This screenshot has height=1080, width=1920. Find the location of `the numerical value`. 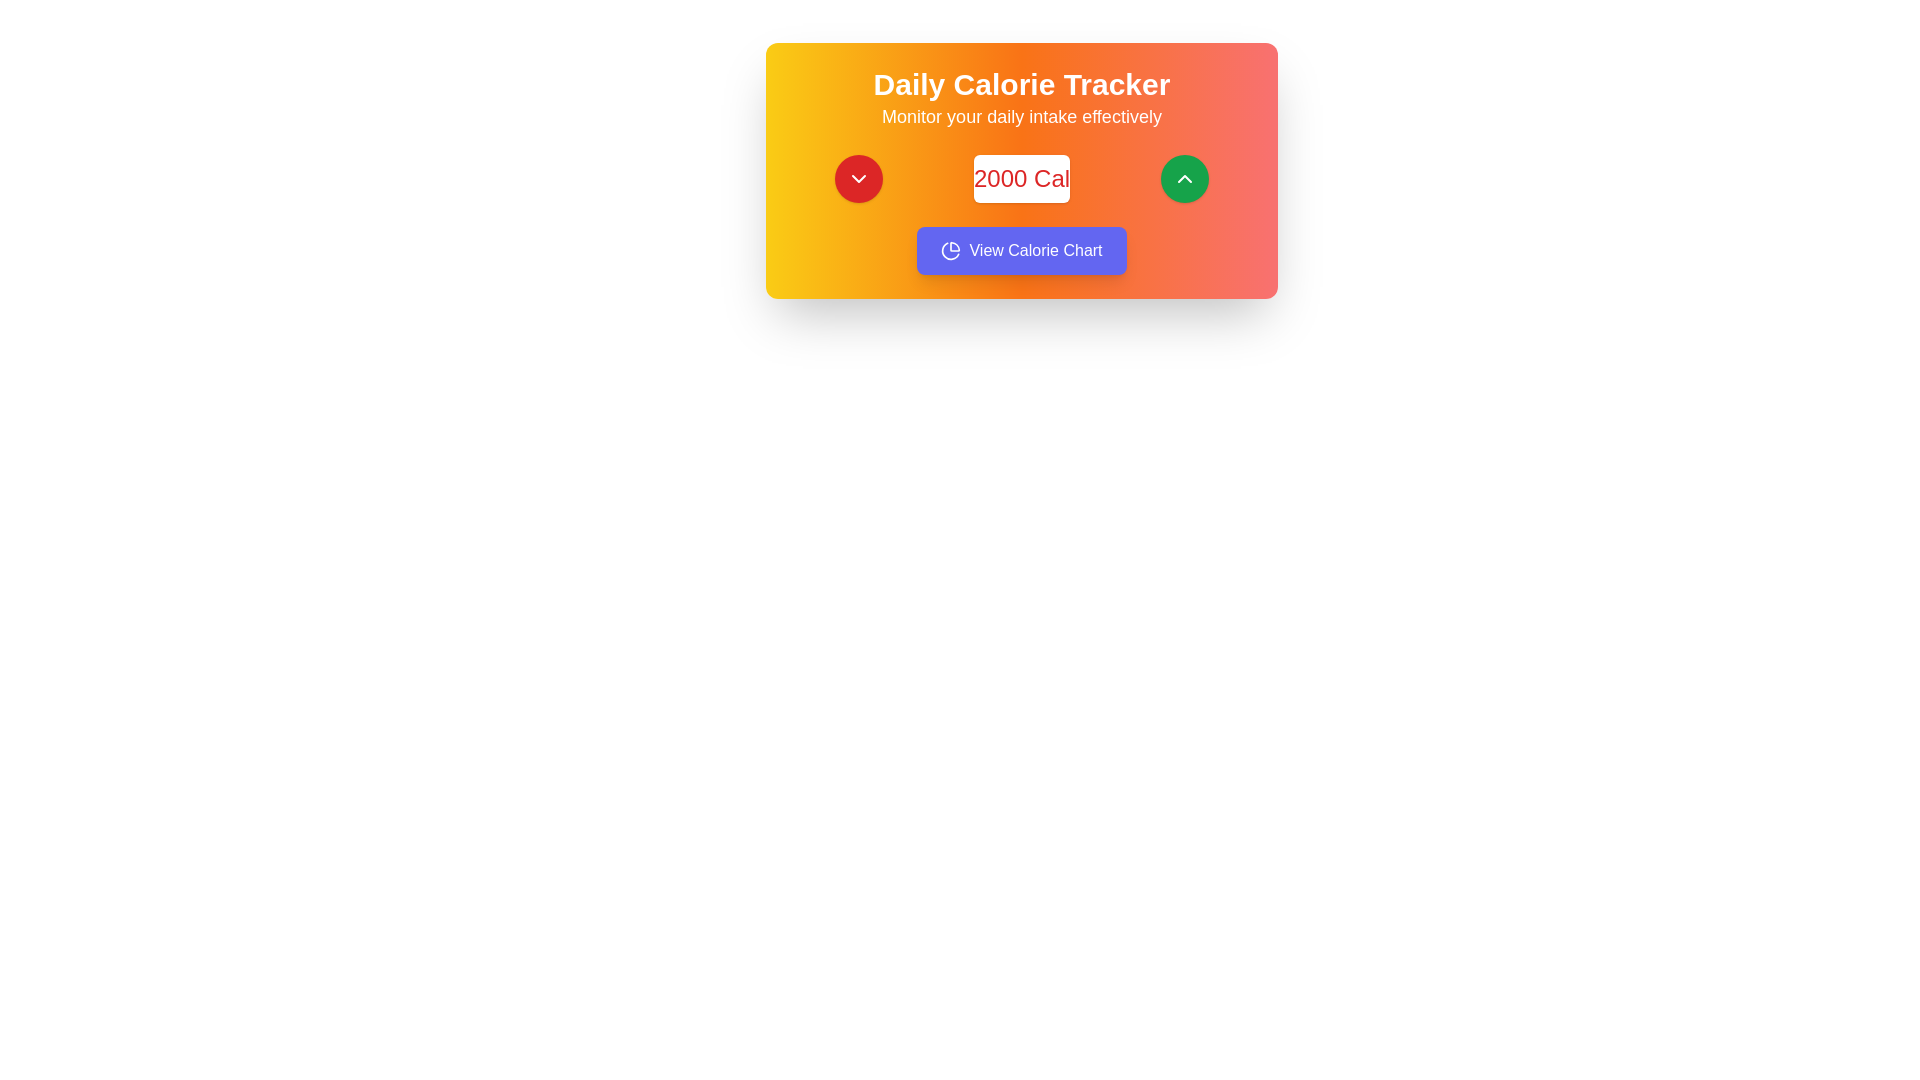

the numerical value is located at coordinates (1022, 177).